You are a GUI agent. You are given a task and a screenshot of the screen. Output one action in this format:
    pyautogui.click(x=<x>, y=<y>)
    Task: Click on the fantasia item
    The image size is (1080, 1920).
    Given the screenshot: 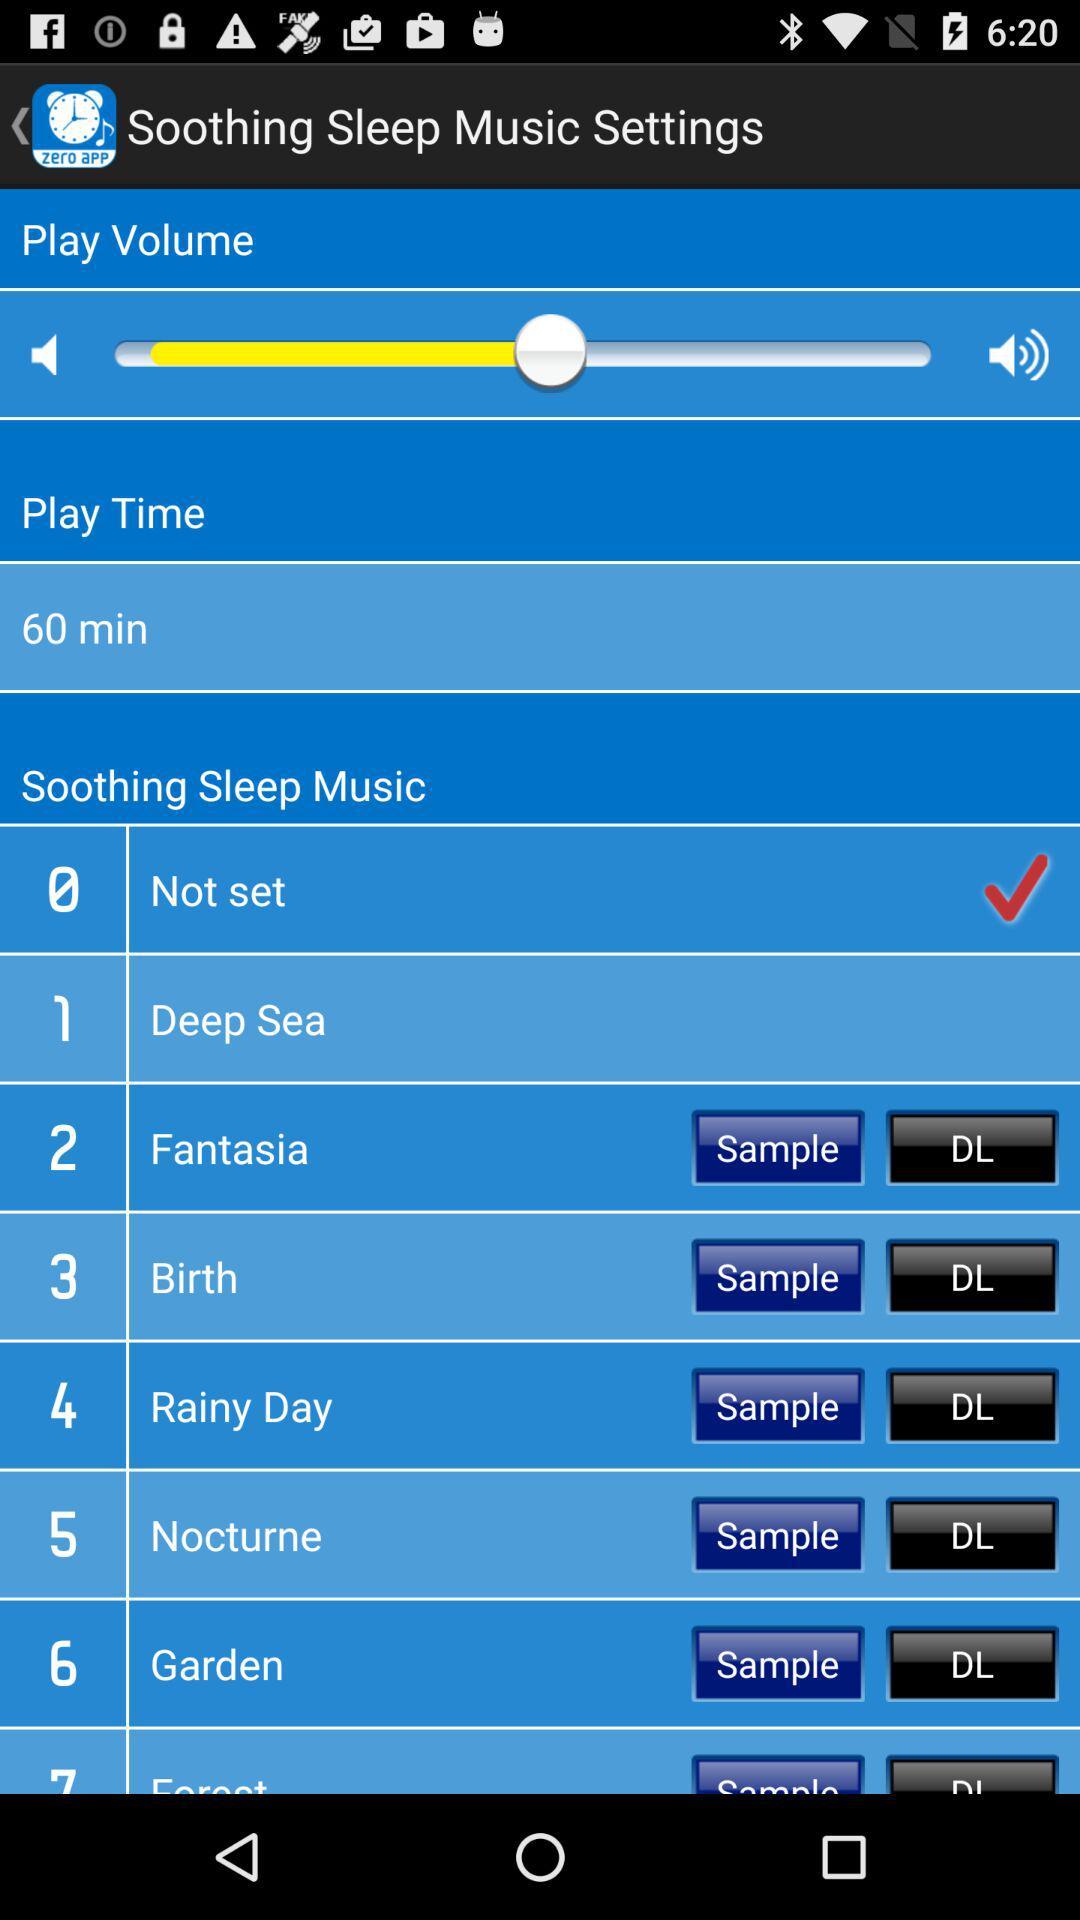 What is the action you would take?
    pyautogui.click(x=409, y=1147)
    